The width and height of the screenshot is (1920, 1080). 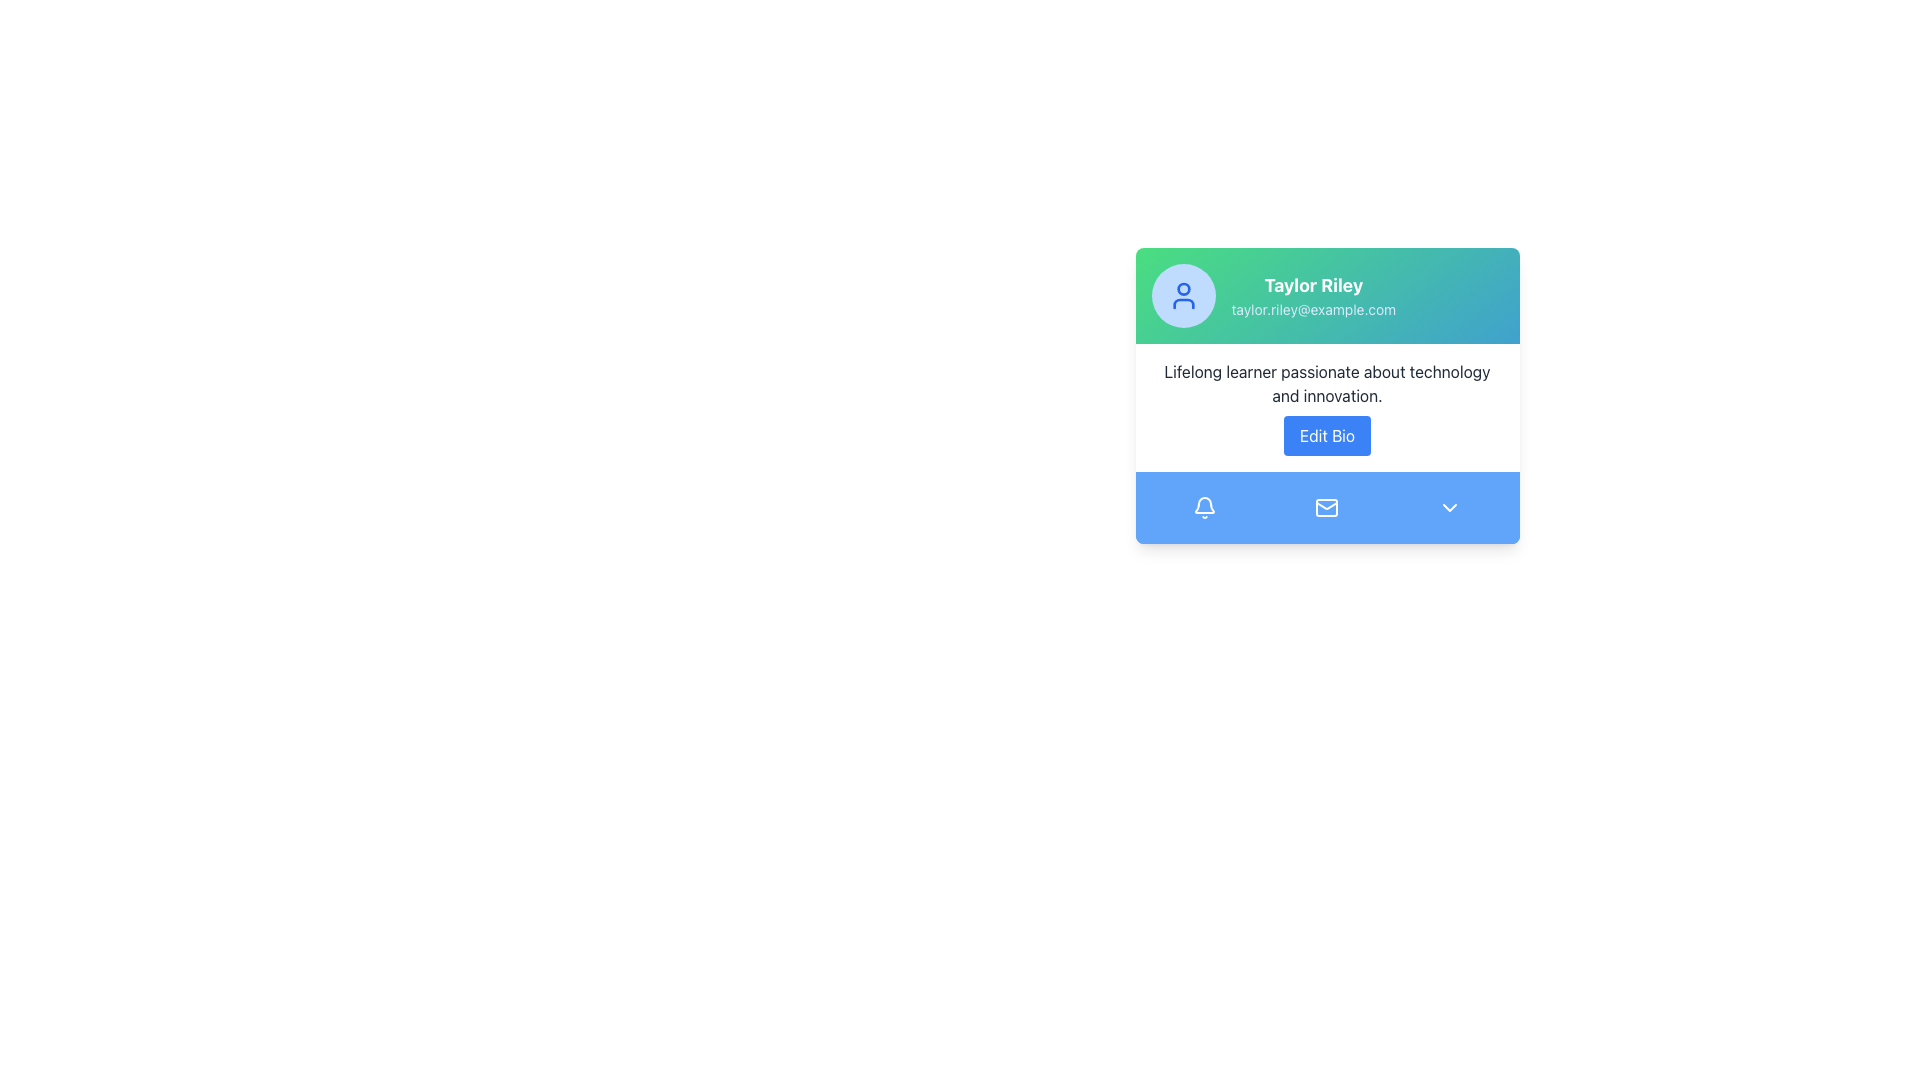 What do you see at coordinates (1183, 289) in the screenshot?
I see `the decorative SVG element representing the user's head in the user profile icon, which is centered horizontally in the top section of the card` at bounding box center [1183, 289].